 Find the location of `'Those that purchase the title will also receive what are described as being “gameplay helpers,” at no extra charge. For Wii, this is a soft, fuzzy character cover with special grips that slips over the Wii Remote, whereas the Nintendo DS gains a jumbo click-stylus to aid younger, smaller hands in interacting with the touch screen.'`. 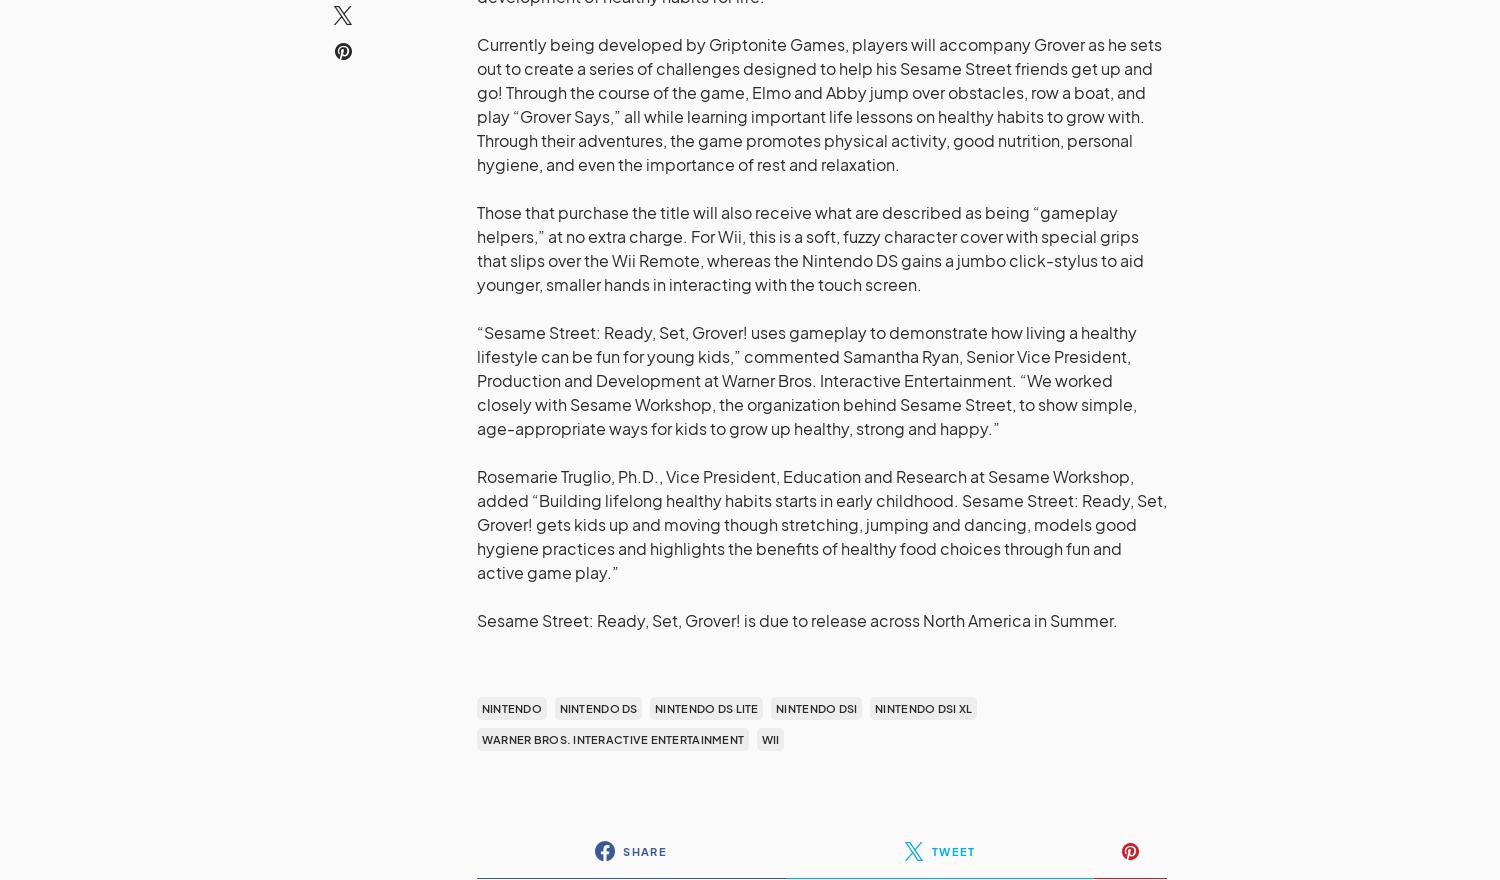

'Those that purchase the title will also receive what are described as being “gameplay helpers,” at no extra charge. For Wii, this is a soft, fuzzy character cover with special grips that slips over the Wii Remote, whereas the Nintendo DS gains a jumbo click-stylus to aid younger, smaller hands in interacting with the touch screen.' is located at coordinates (810, 247).